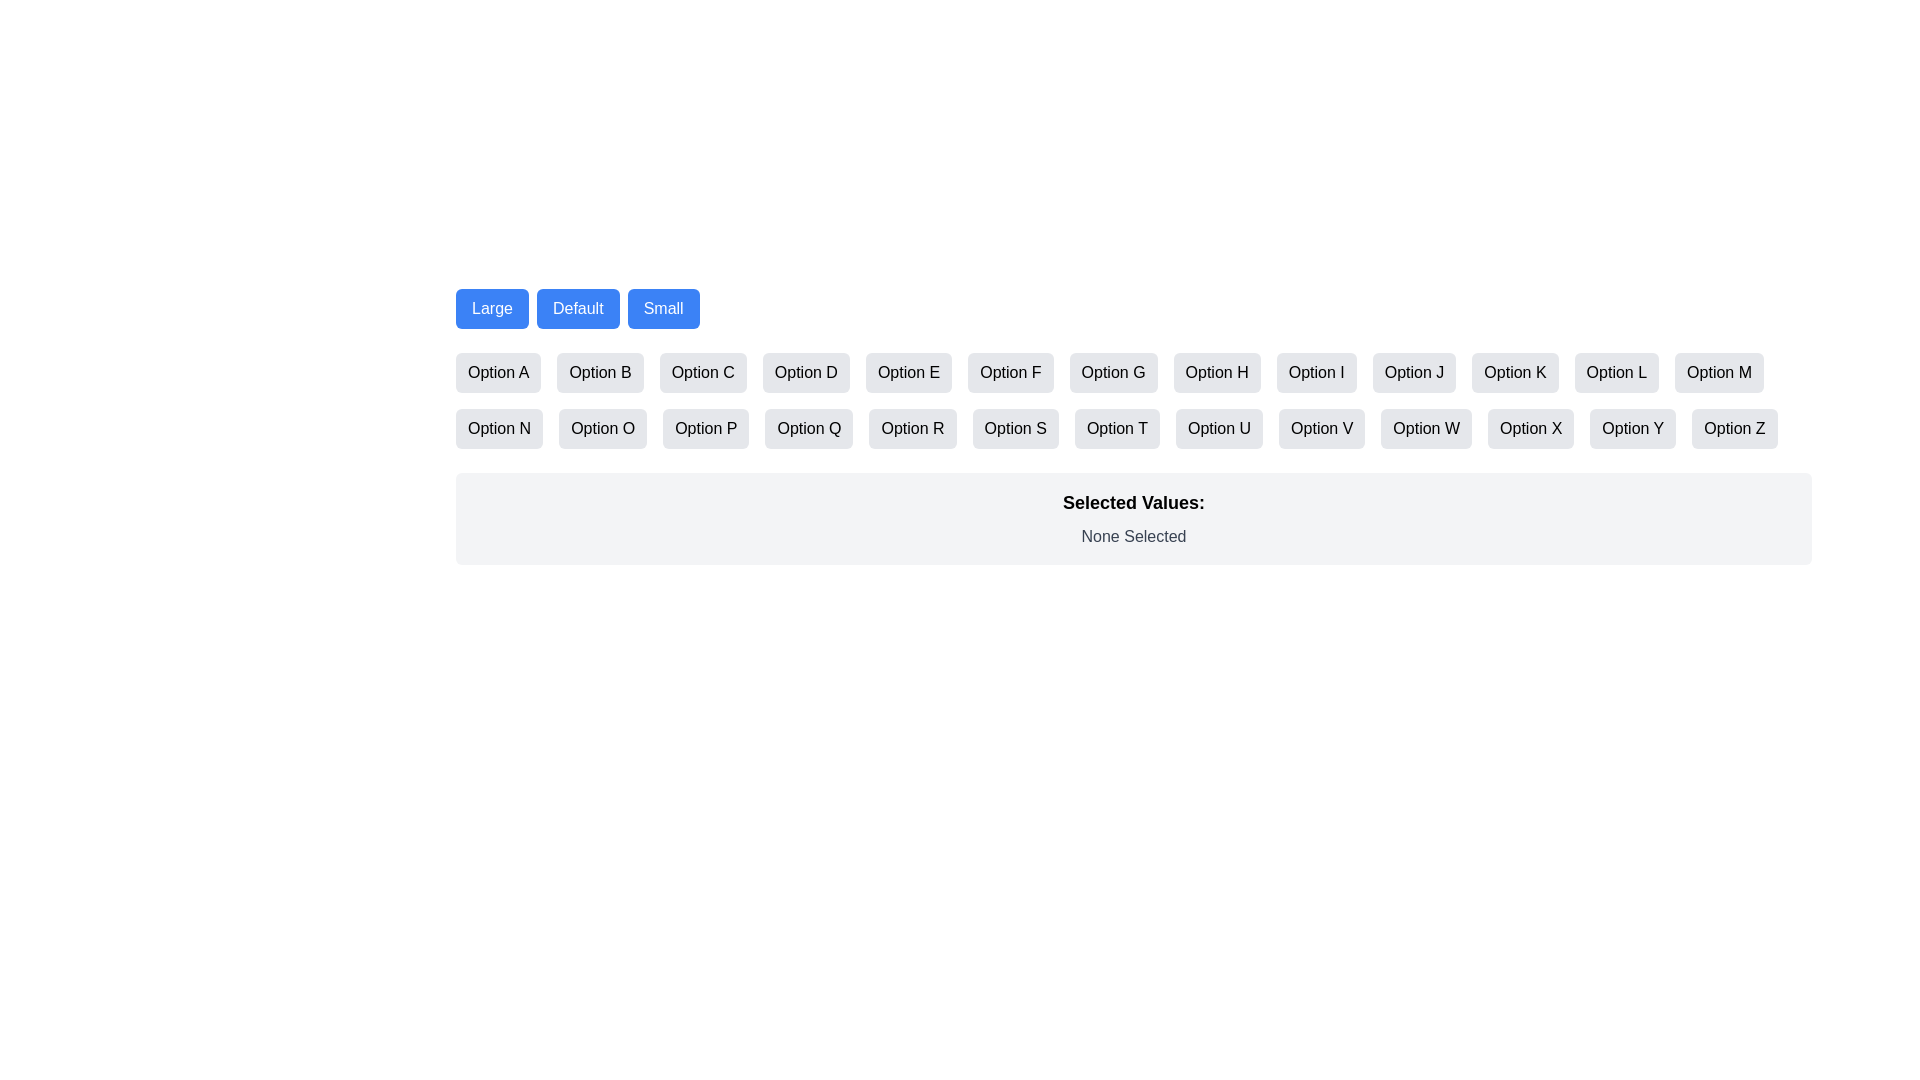 Image resolution: width=1920 pixels, height=1080 pixels. I want to click on the button labeled 'Option H', which is the eighth button from the left in the first row of a grid layout, so click(1216, 373).